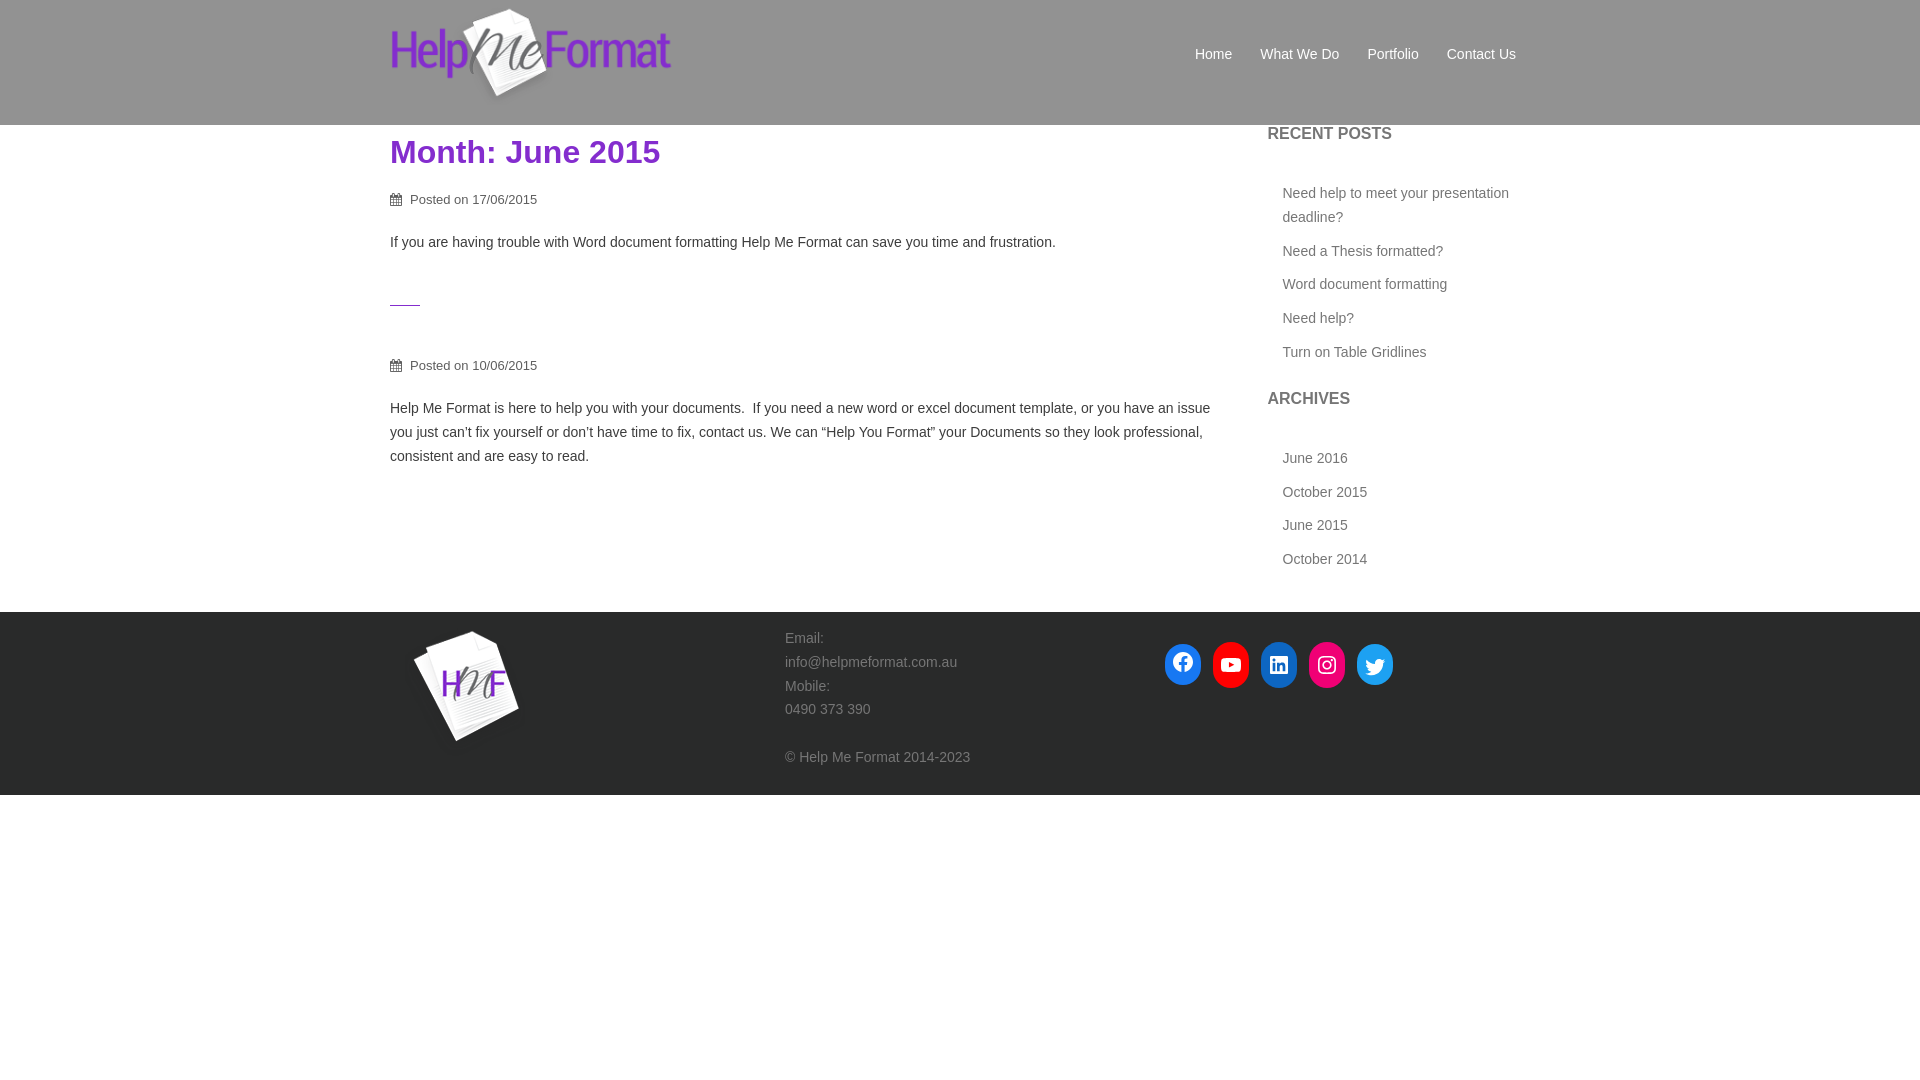 The height and width of the screenshot is (1080, 1920). Describe the element at coordinates (1277, 664) in the screenshot. I see `'LinkedIn'` at that location.